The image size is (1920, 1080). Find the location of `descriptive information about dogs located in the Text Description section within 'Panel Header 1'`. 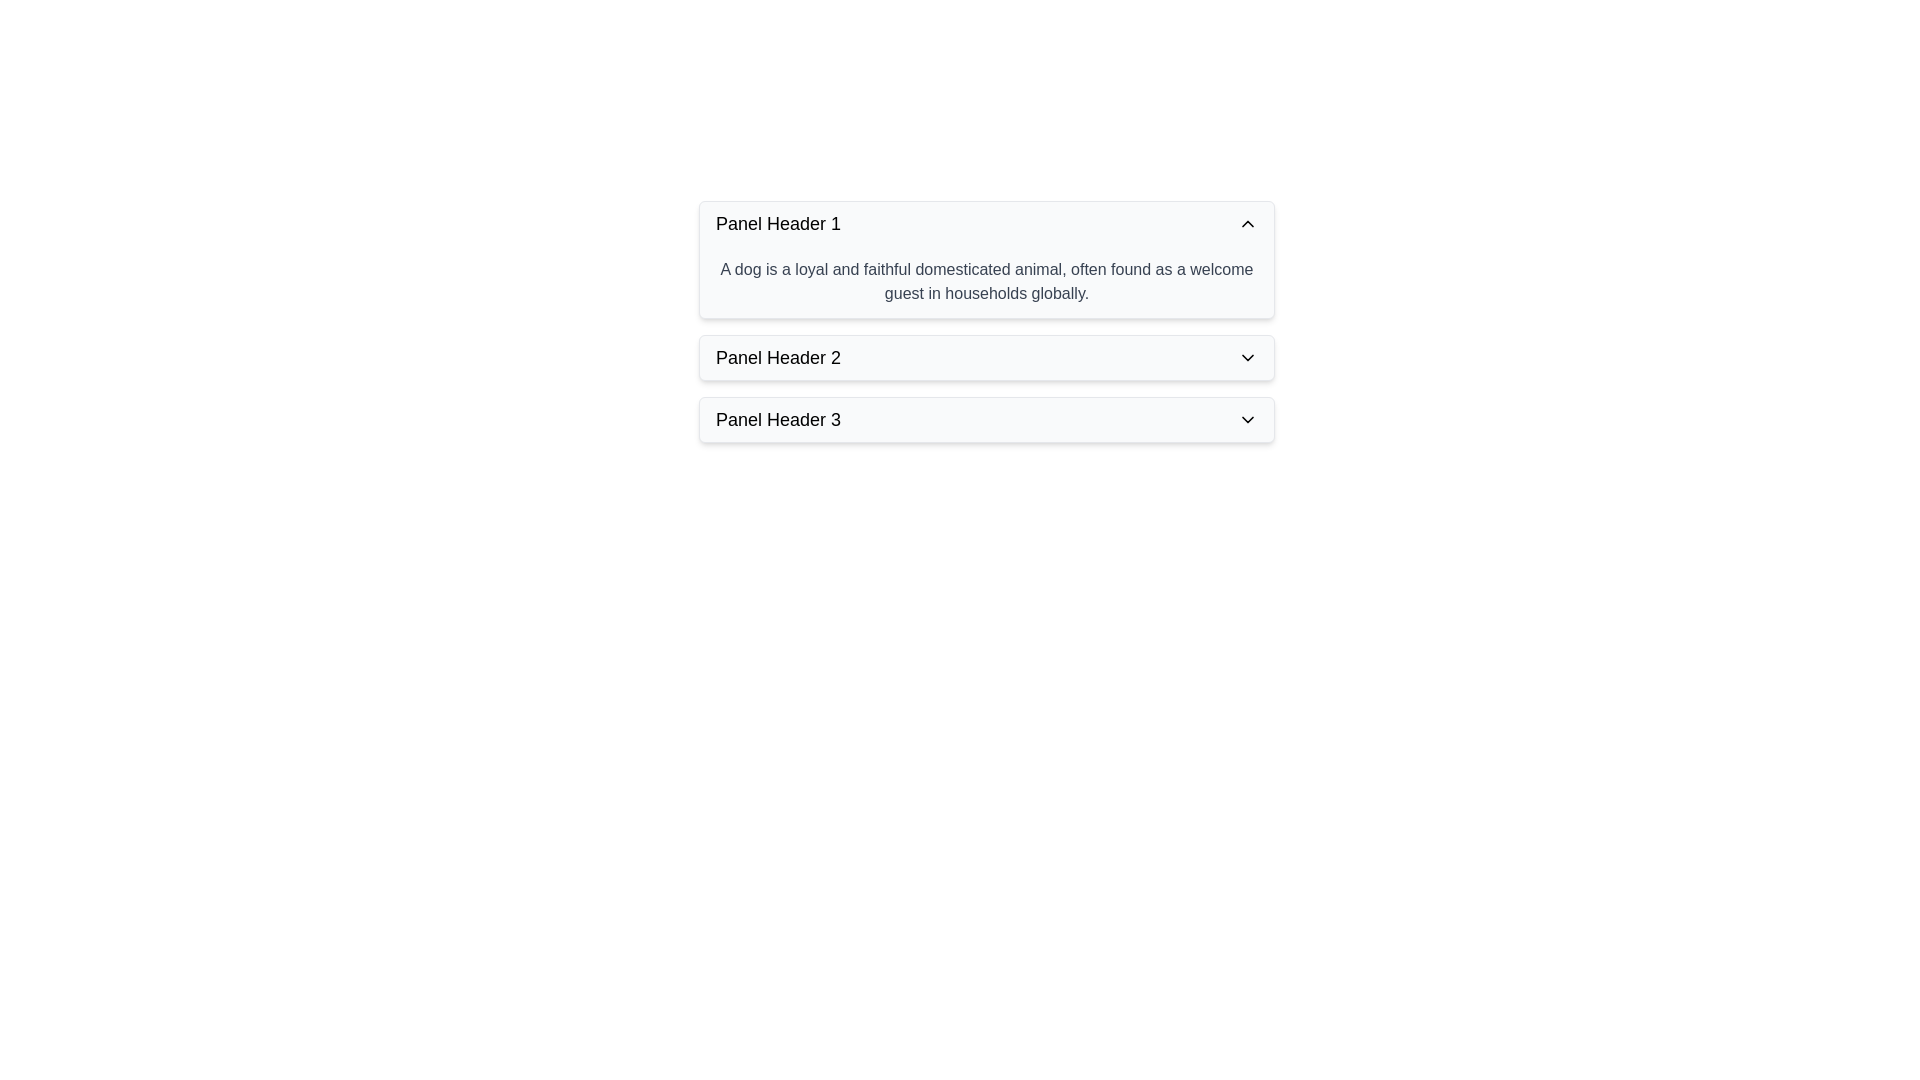

descriptive information about dogs located in the Text Description section within 'Panel Header 1' is located at coordinates (987, 281).